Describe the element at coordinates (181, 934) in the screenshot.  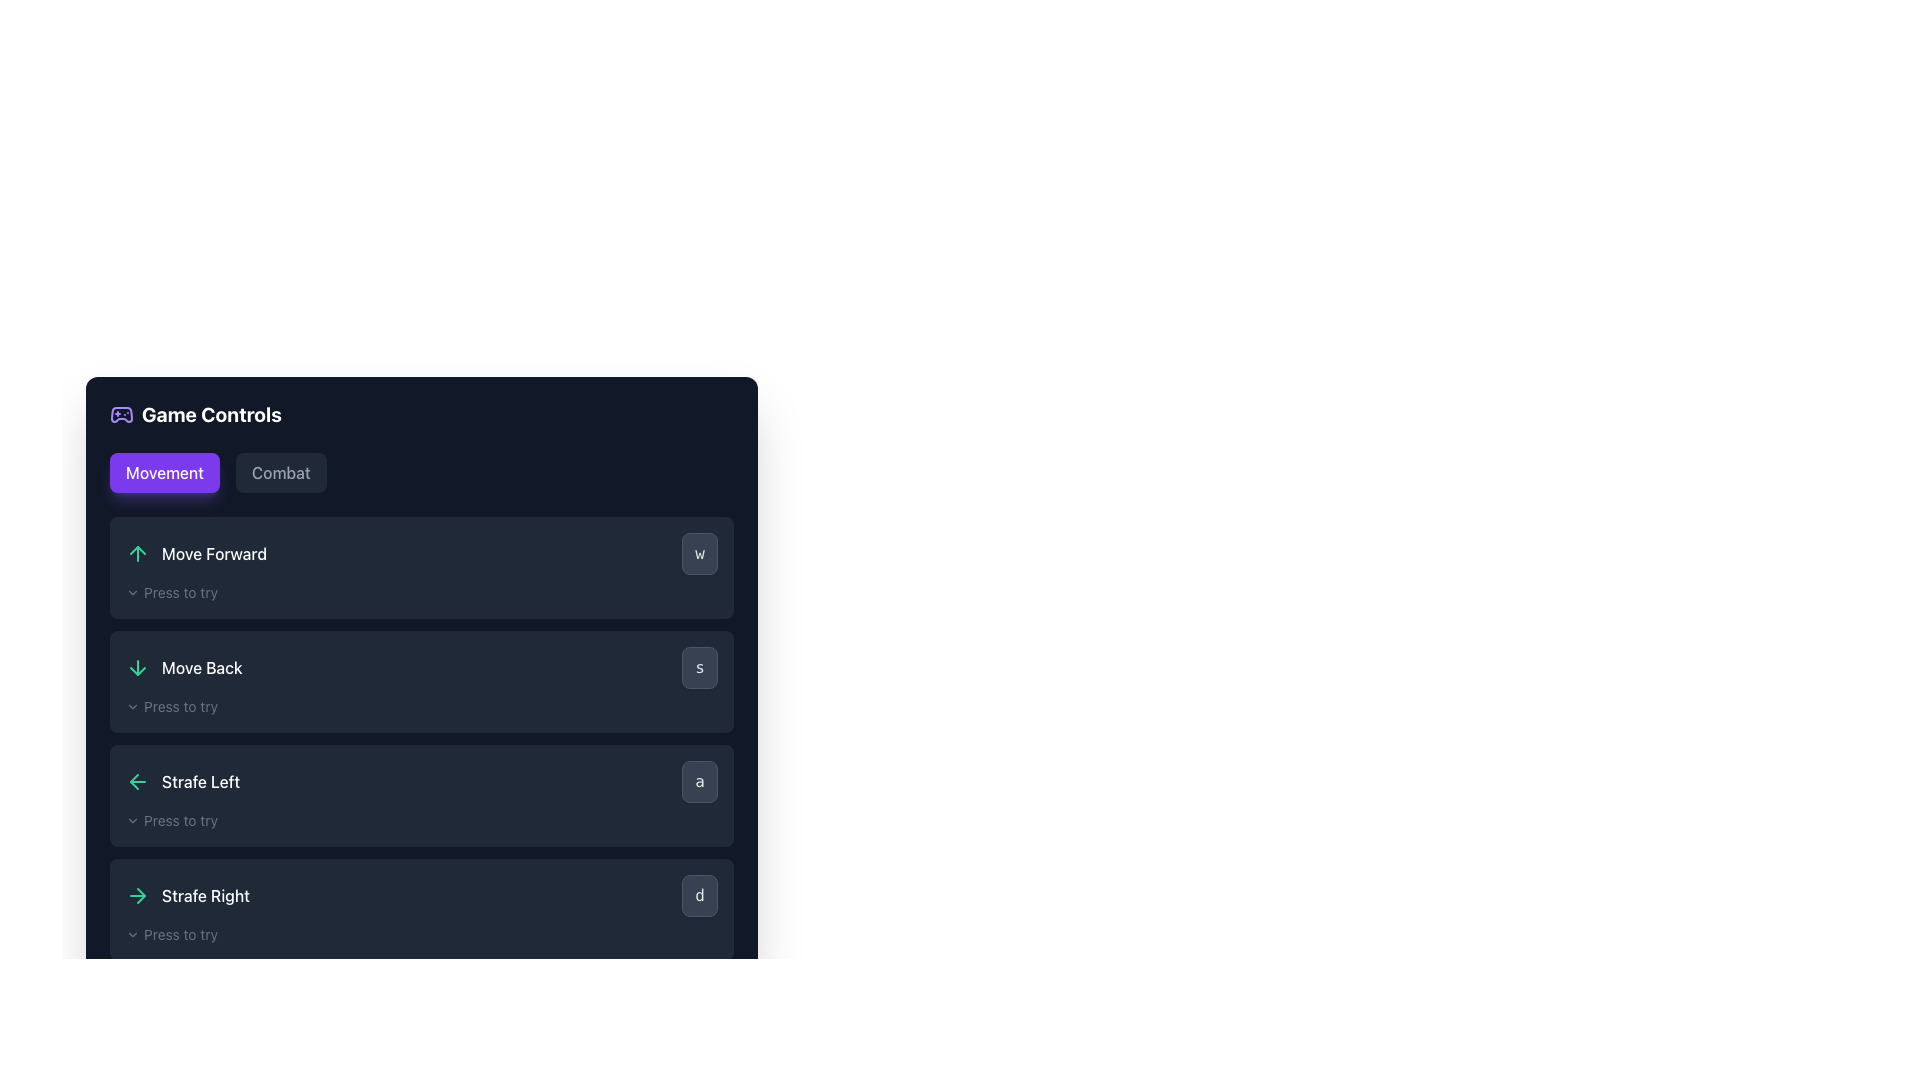
I see `the text label displaying 'Press to try' located underneath the 'Strafe Right' label within the 'Game Controls' interface` at that location.